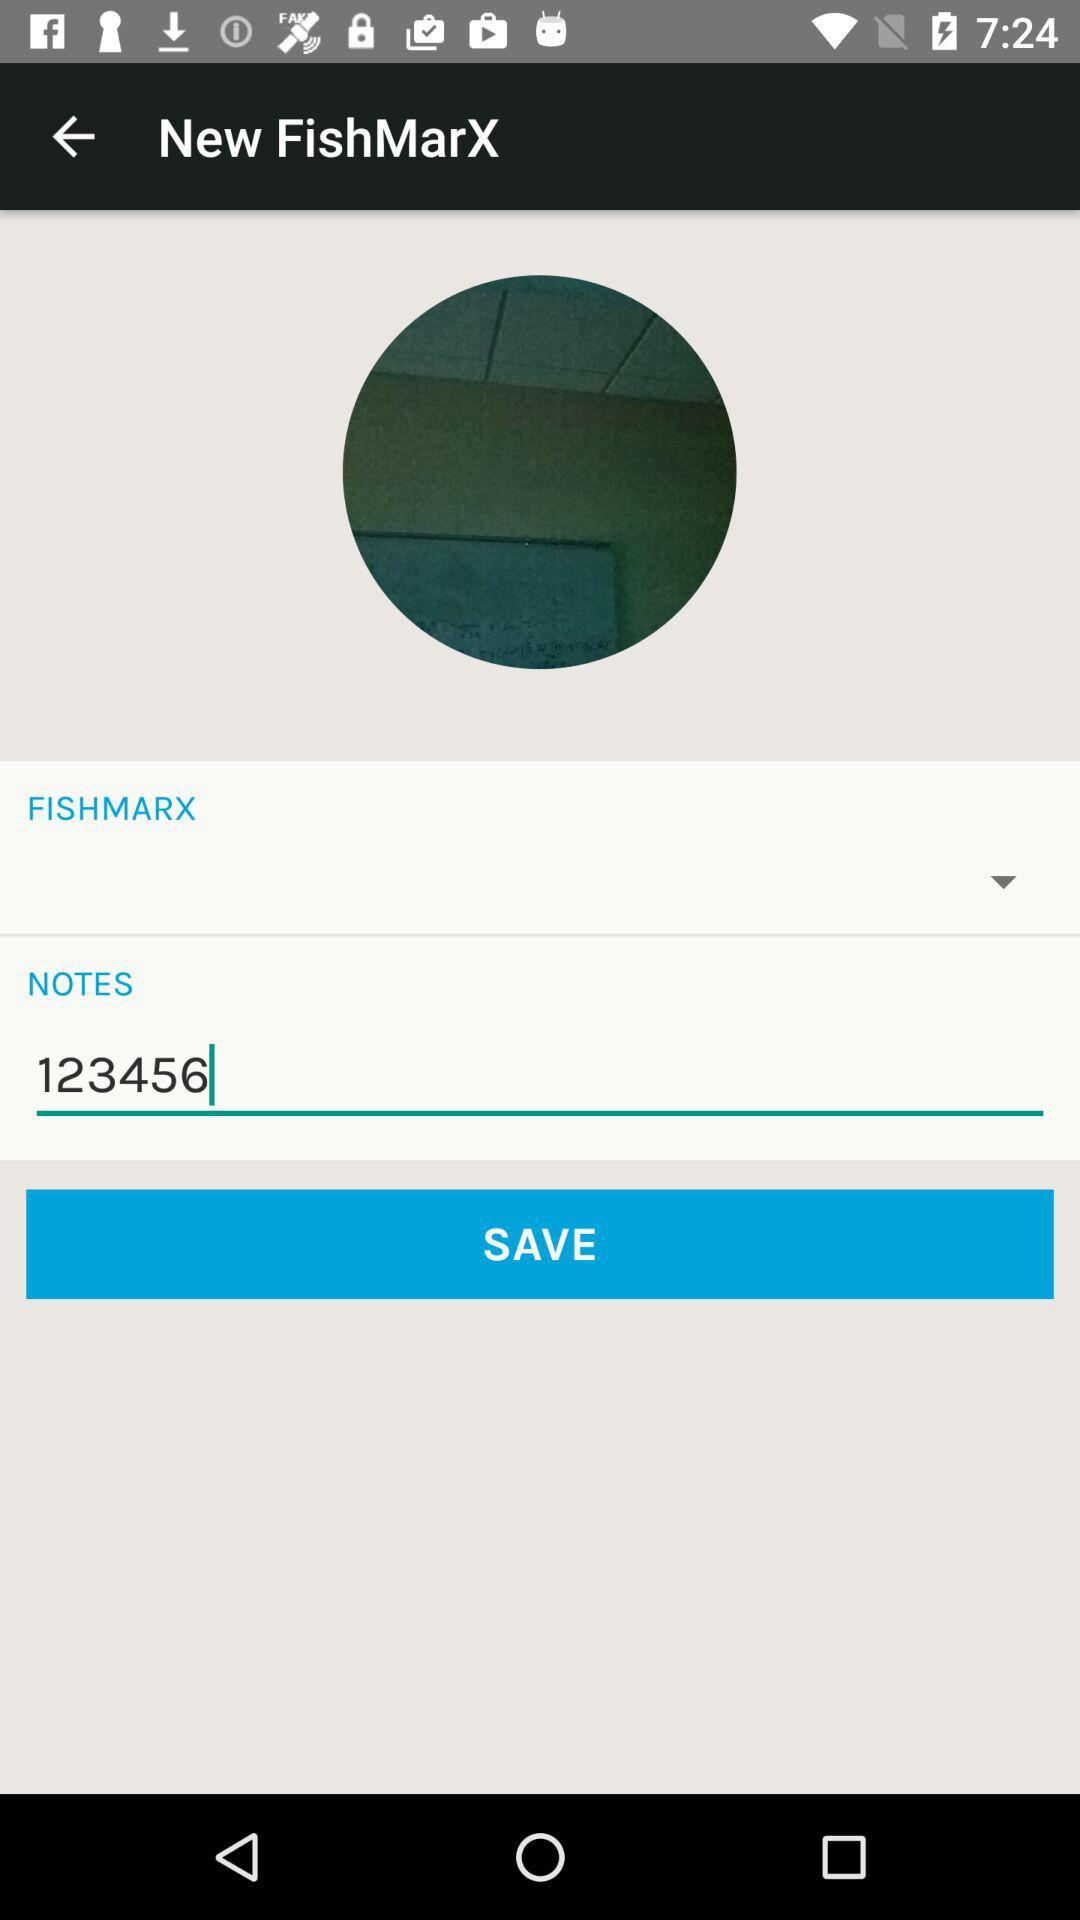 This screenshot has height=1920, width=1080. I want to click on the save, so click(540, 1243).